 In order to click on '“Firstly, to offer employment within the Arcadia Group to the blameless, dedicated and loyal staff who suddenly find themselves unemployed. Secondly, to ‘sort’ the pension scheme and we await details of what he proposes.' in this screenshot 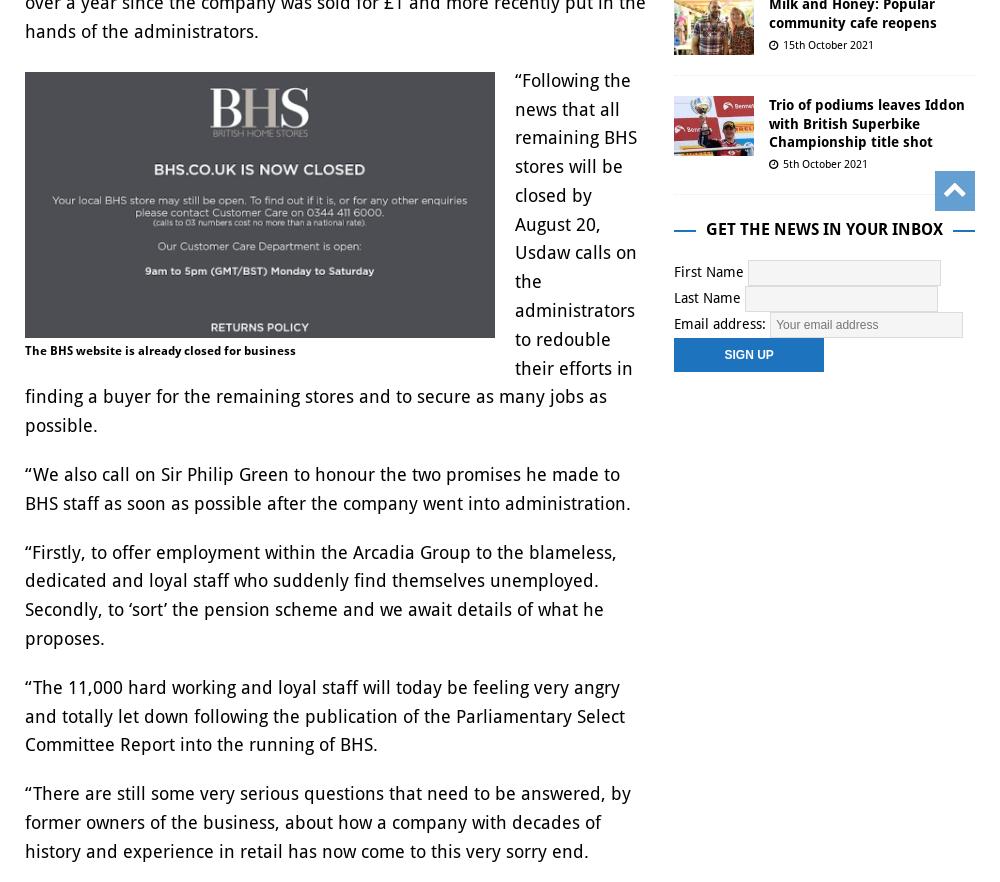, I will do `click(320, 594)`.